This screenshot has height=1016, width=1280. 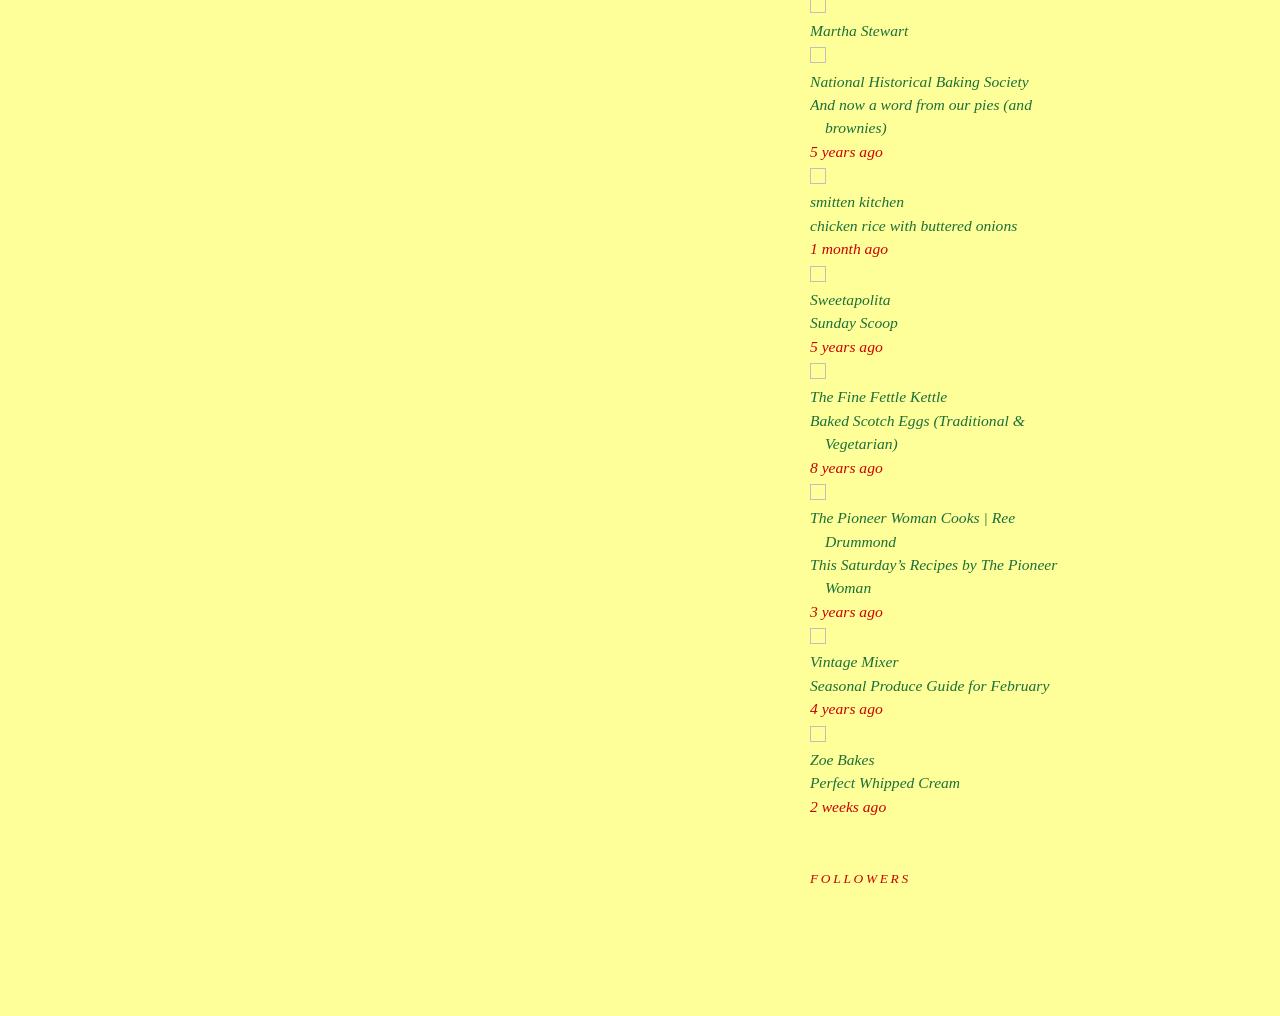 What do you see at coordinates (809, 758) in the screenshot?
I see `'Zoe Bakes'` at bounding box center [809, 758].